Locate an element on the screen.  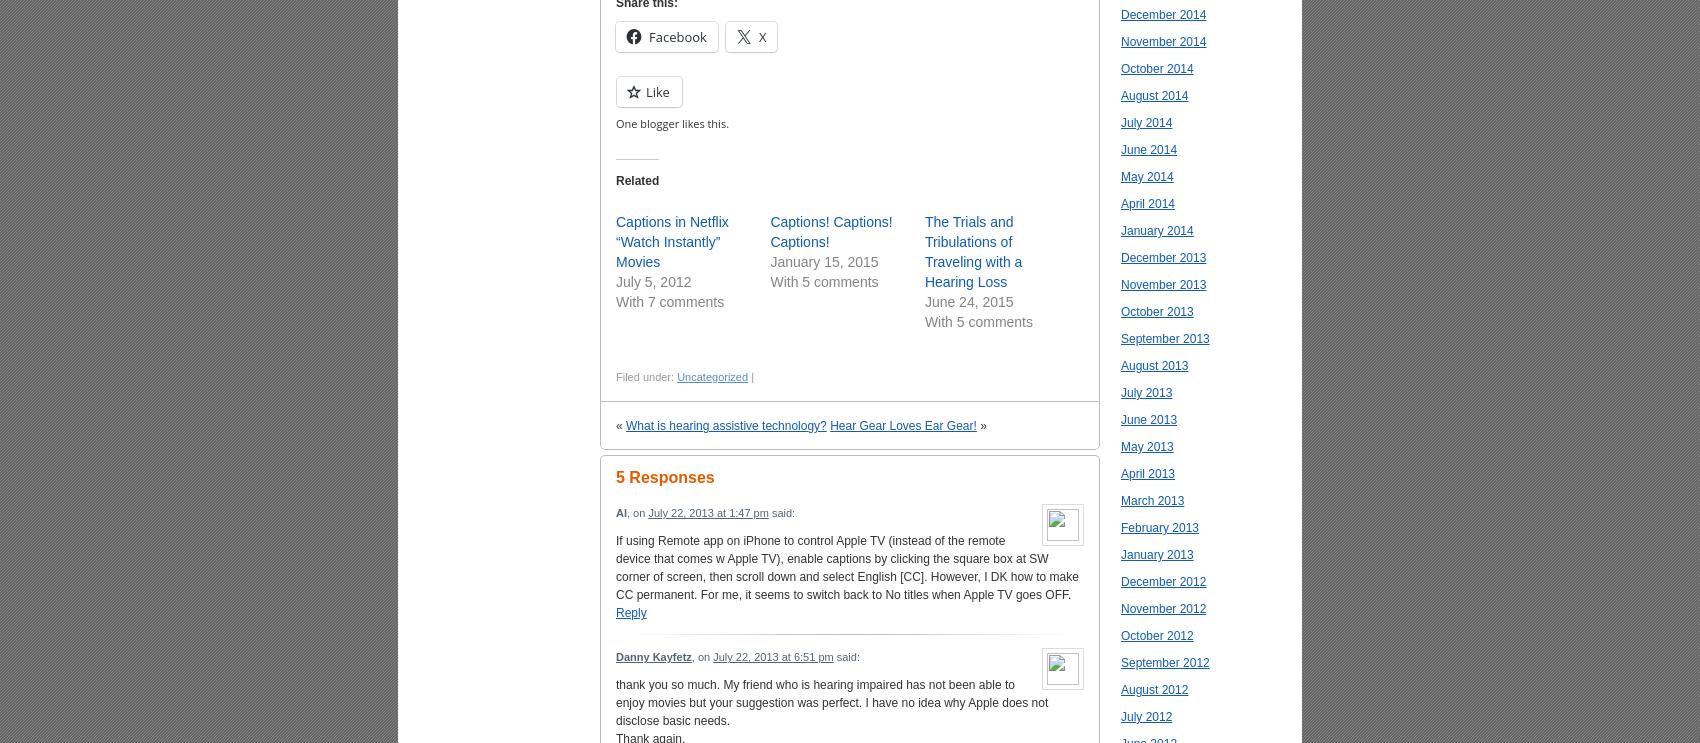
'What is hearing assistive technology?' is located at coordinates (726, 426).